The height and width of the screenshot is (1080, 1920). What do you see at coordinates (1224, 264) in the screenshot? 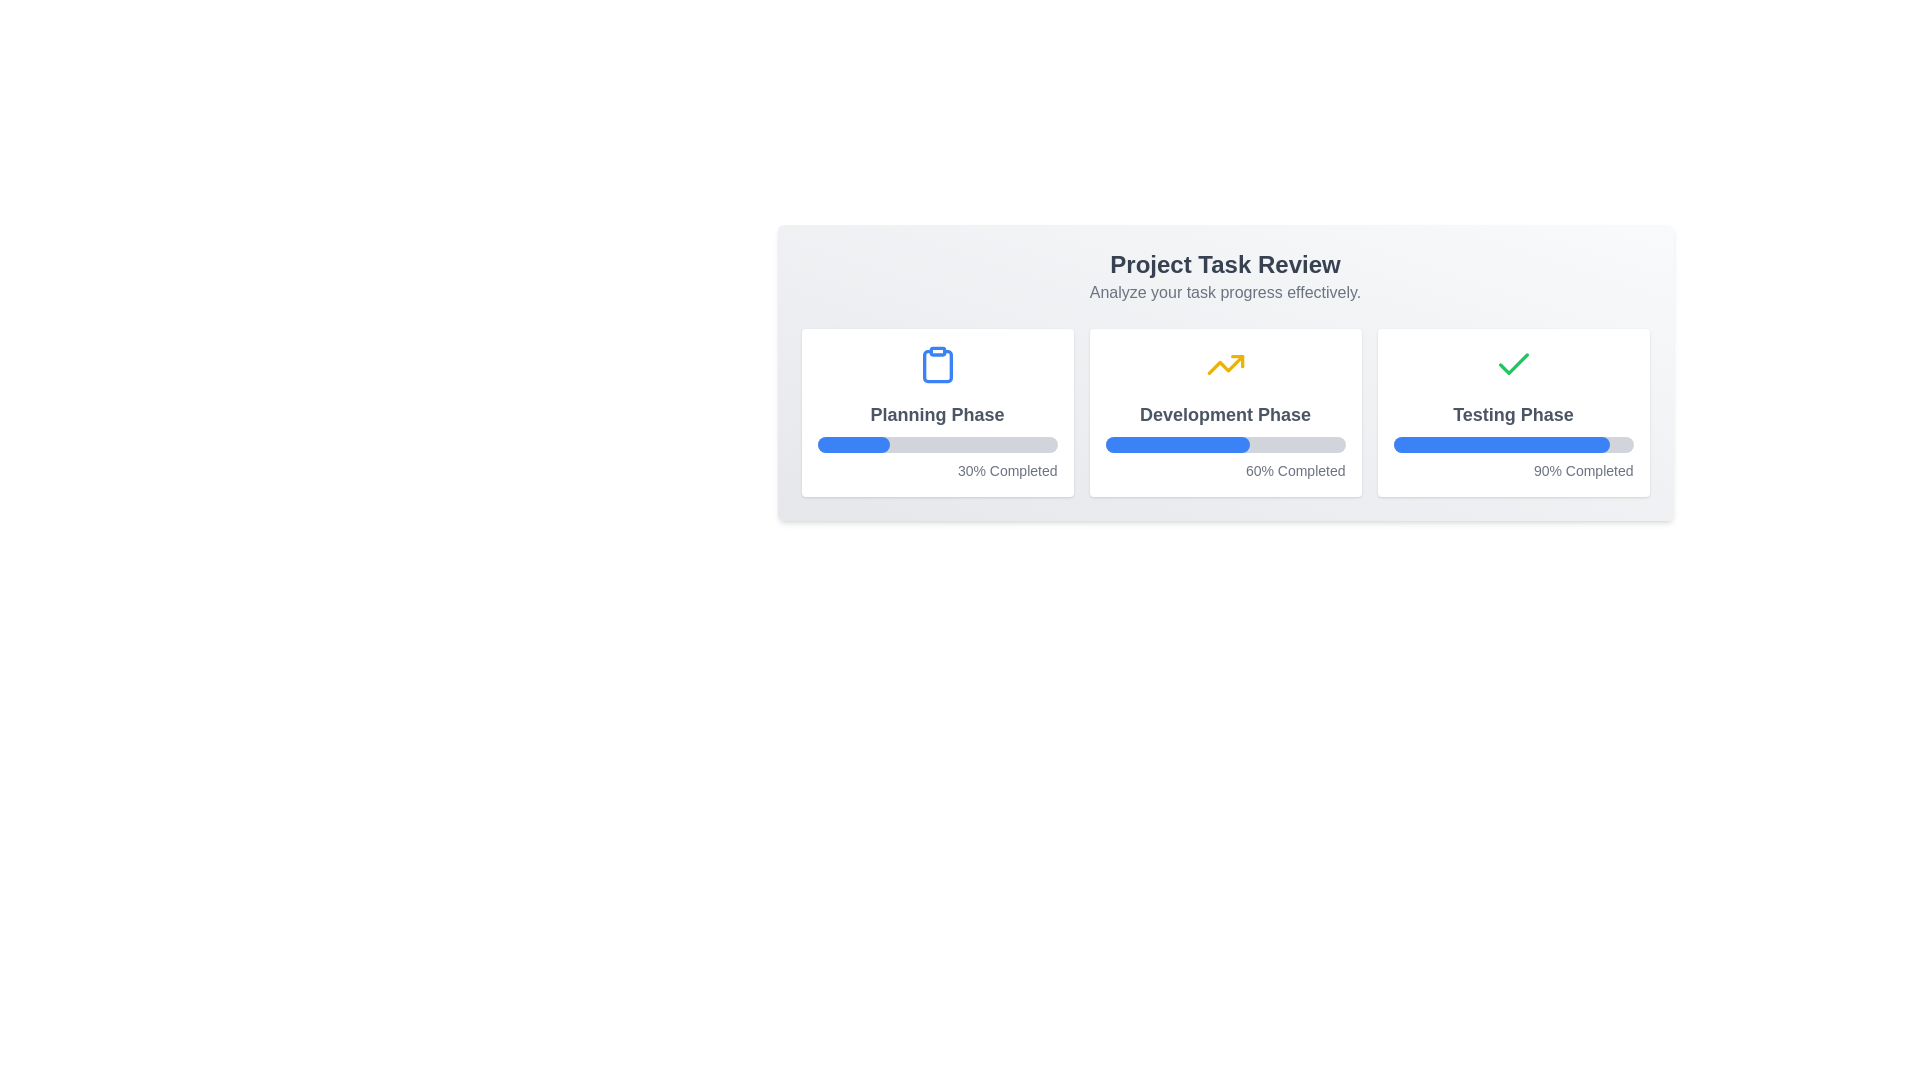
I see `the Text Label element, which serves as a heading or title for the section, located at the center top of the interface, above the text 'Analyze your task progress effectively.'` at bounding box center [1224, 264].